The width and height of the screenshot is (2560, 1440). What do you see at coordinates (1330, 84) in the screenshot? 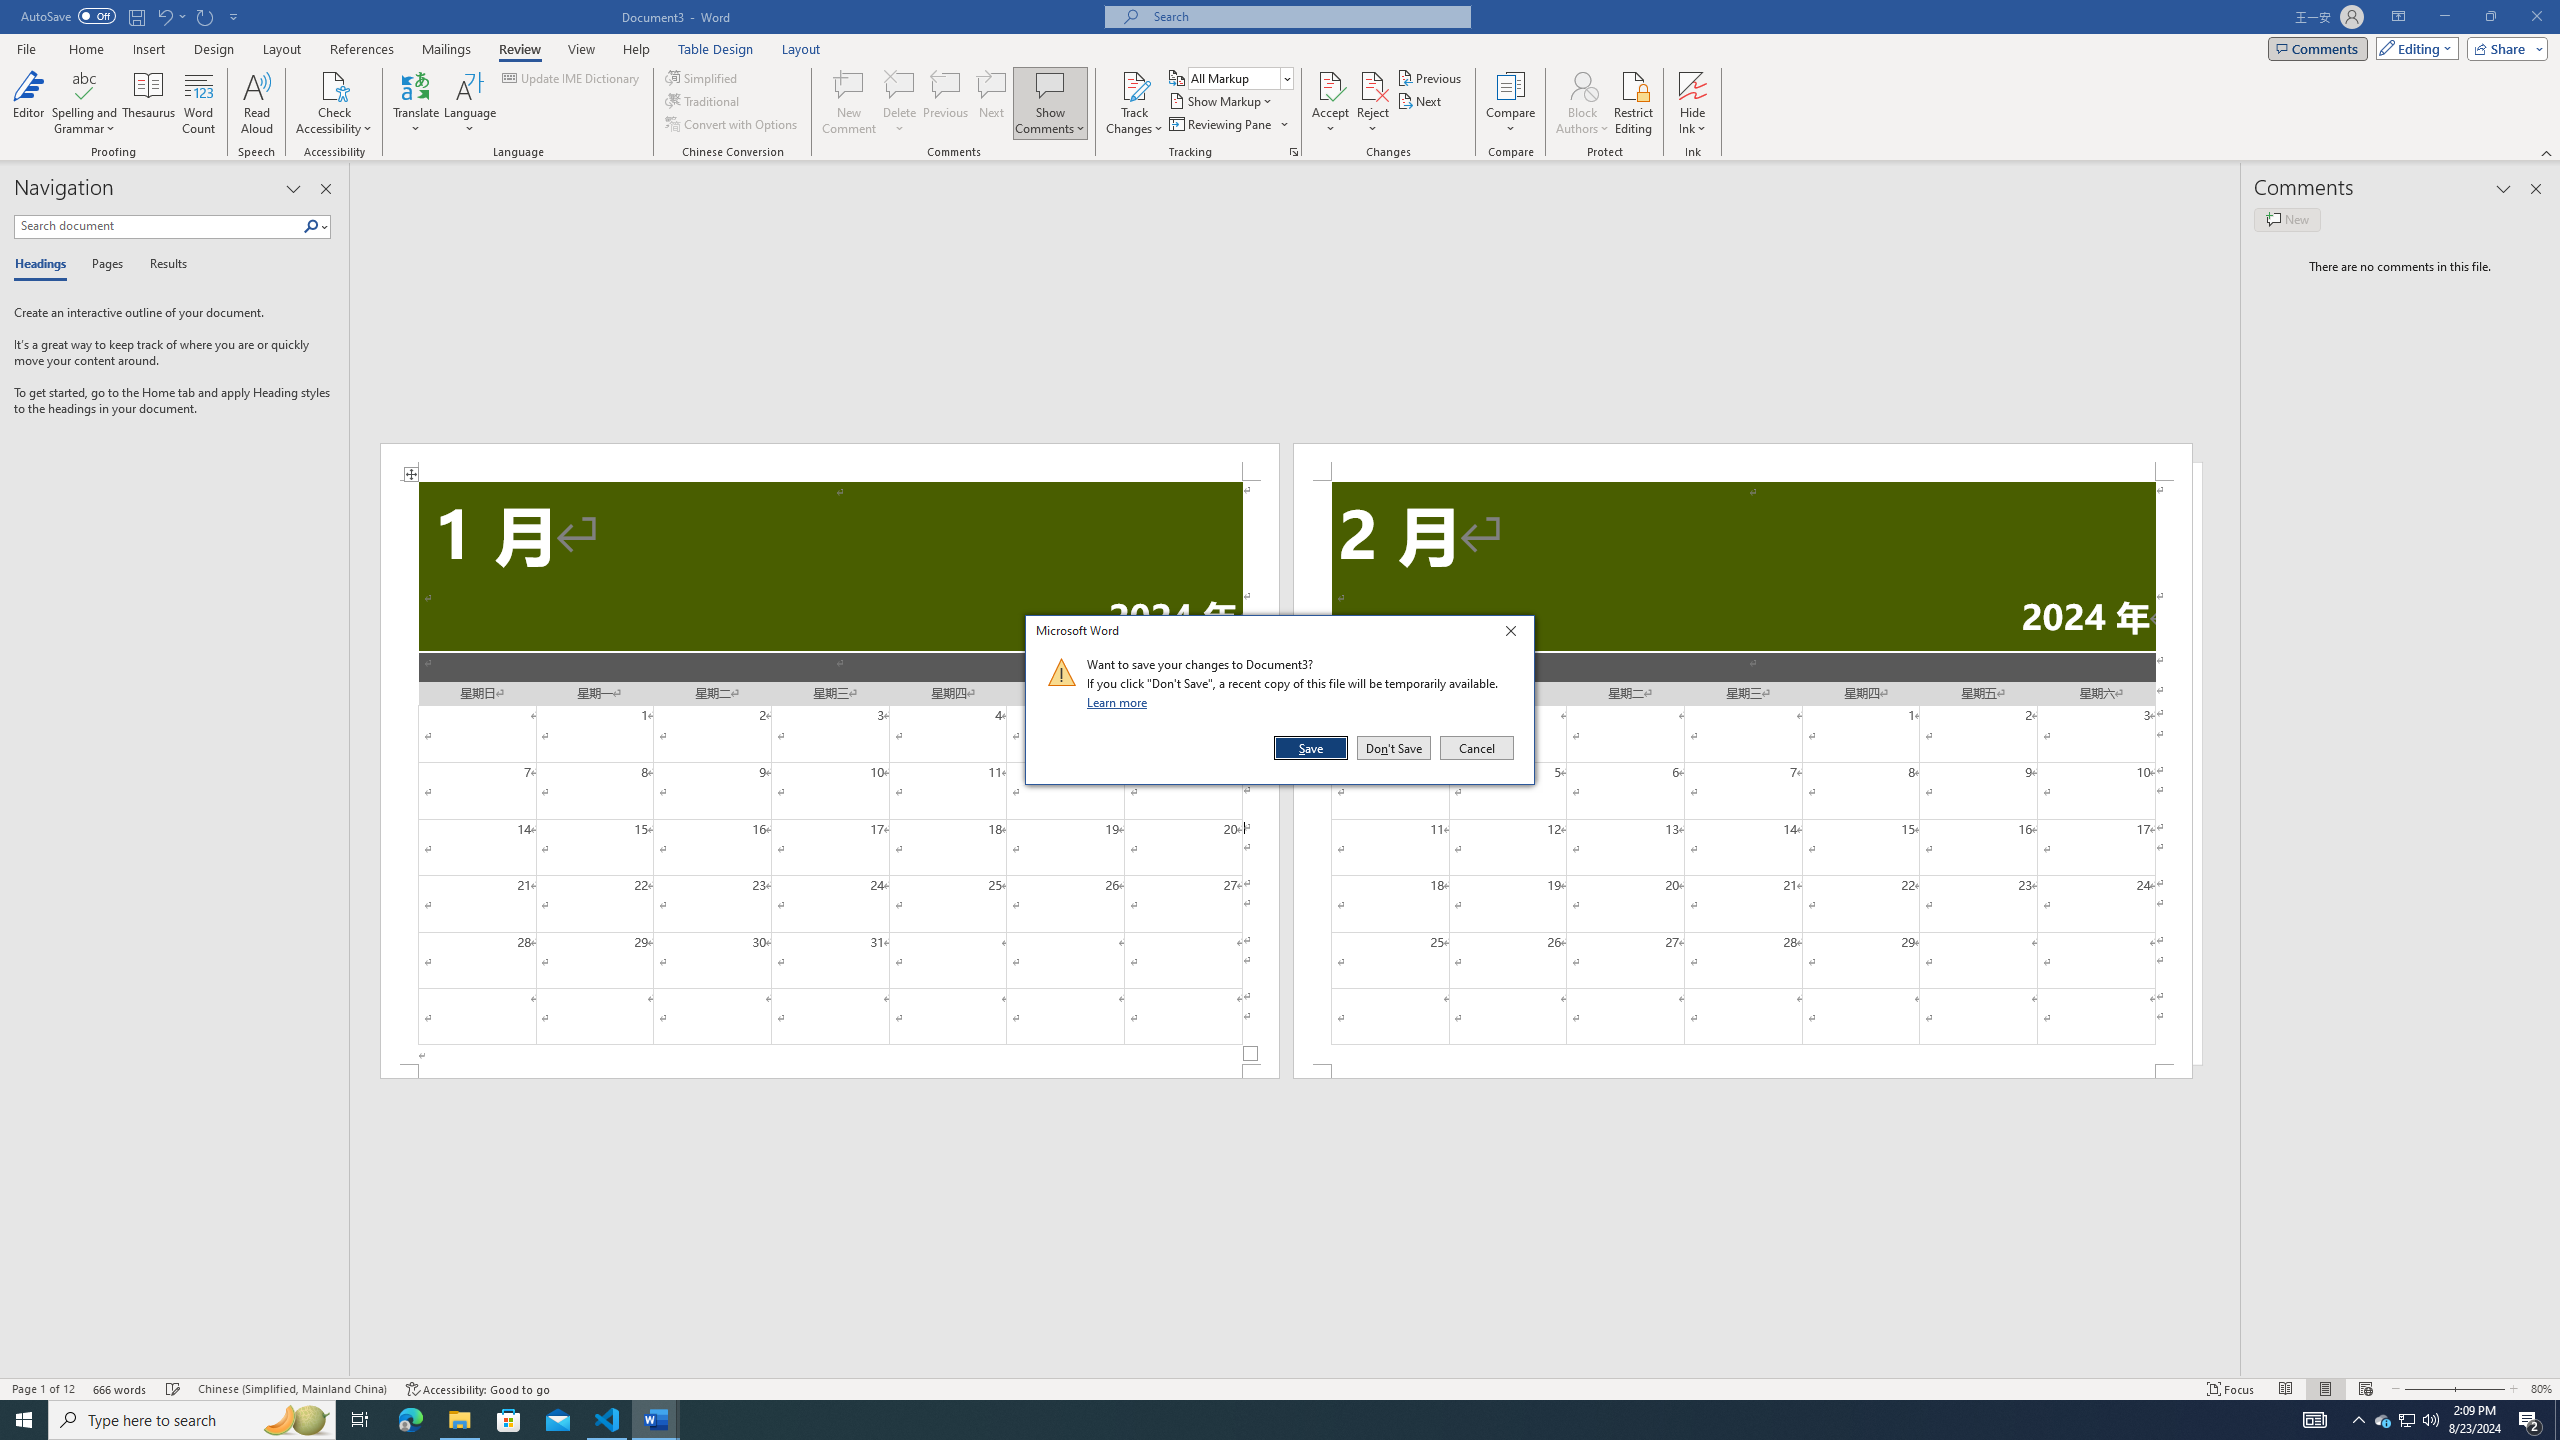
I see `'Accept and Move to Next'` at bounding box center [1330, 84].